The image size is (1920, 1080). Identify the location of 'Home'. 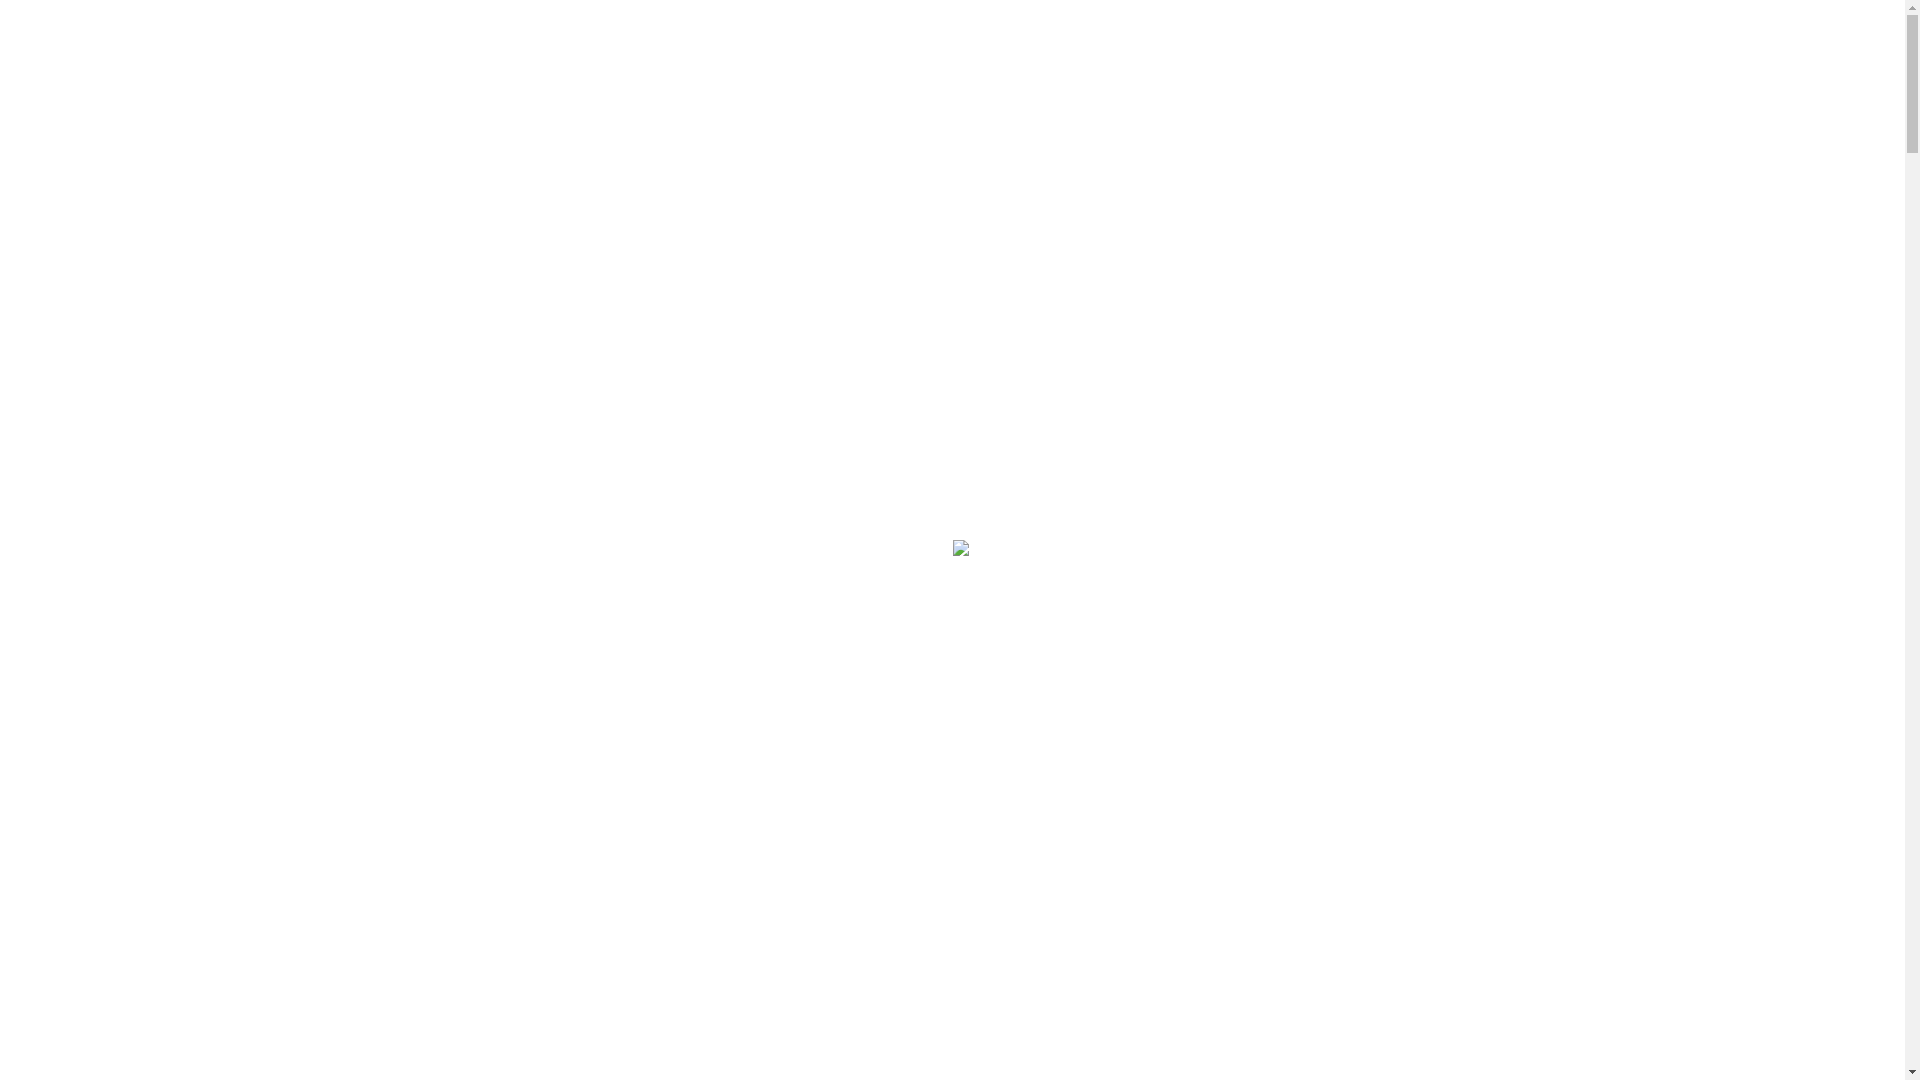
(67, 141).